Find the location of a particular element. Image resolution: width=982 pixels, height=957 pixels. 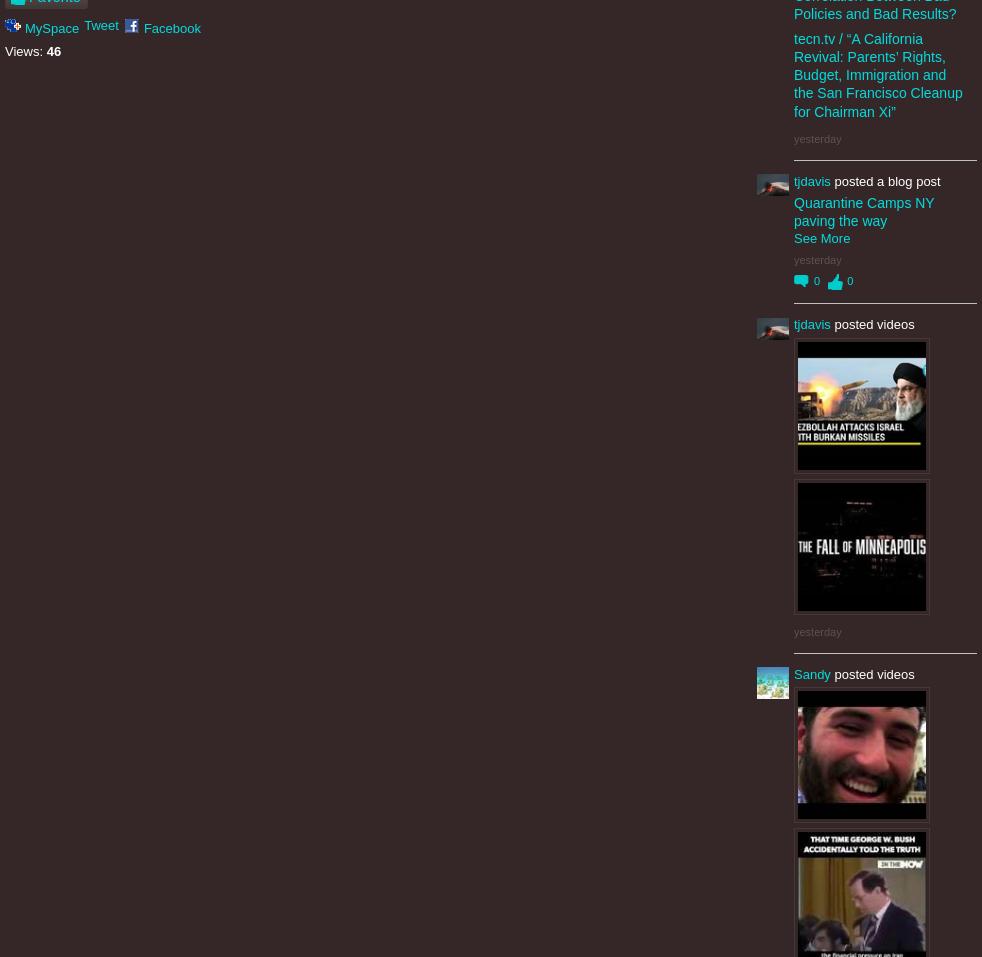

'Quarantine Camps NY paving the way' is located at coordinates (863, 210).